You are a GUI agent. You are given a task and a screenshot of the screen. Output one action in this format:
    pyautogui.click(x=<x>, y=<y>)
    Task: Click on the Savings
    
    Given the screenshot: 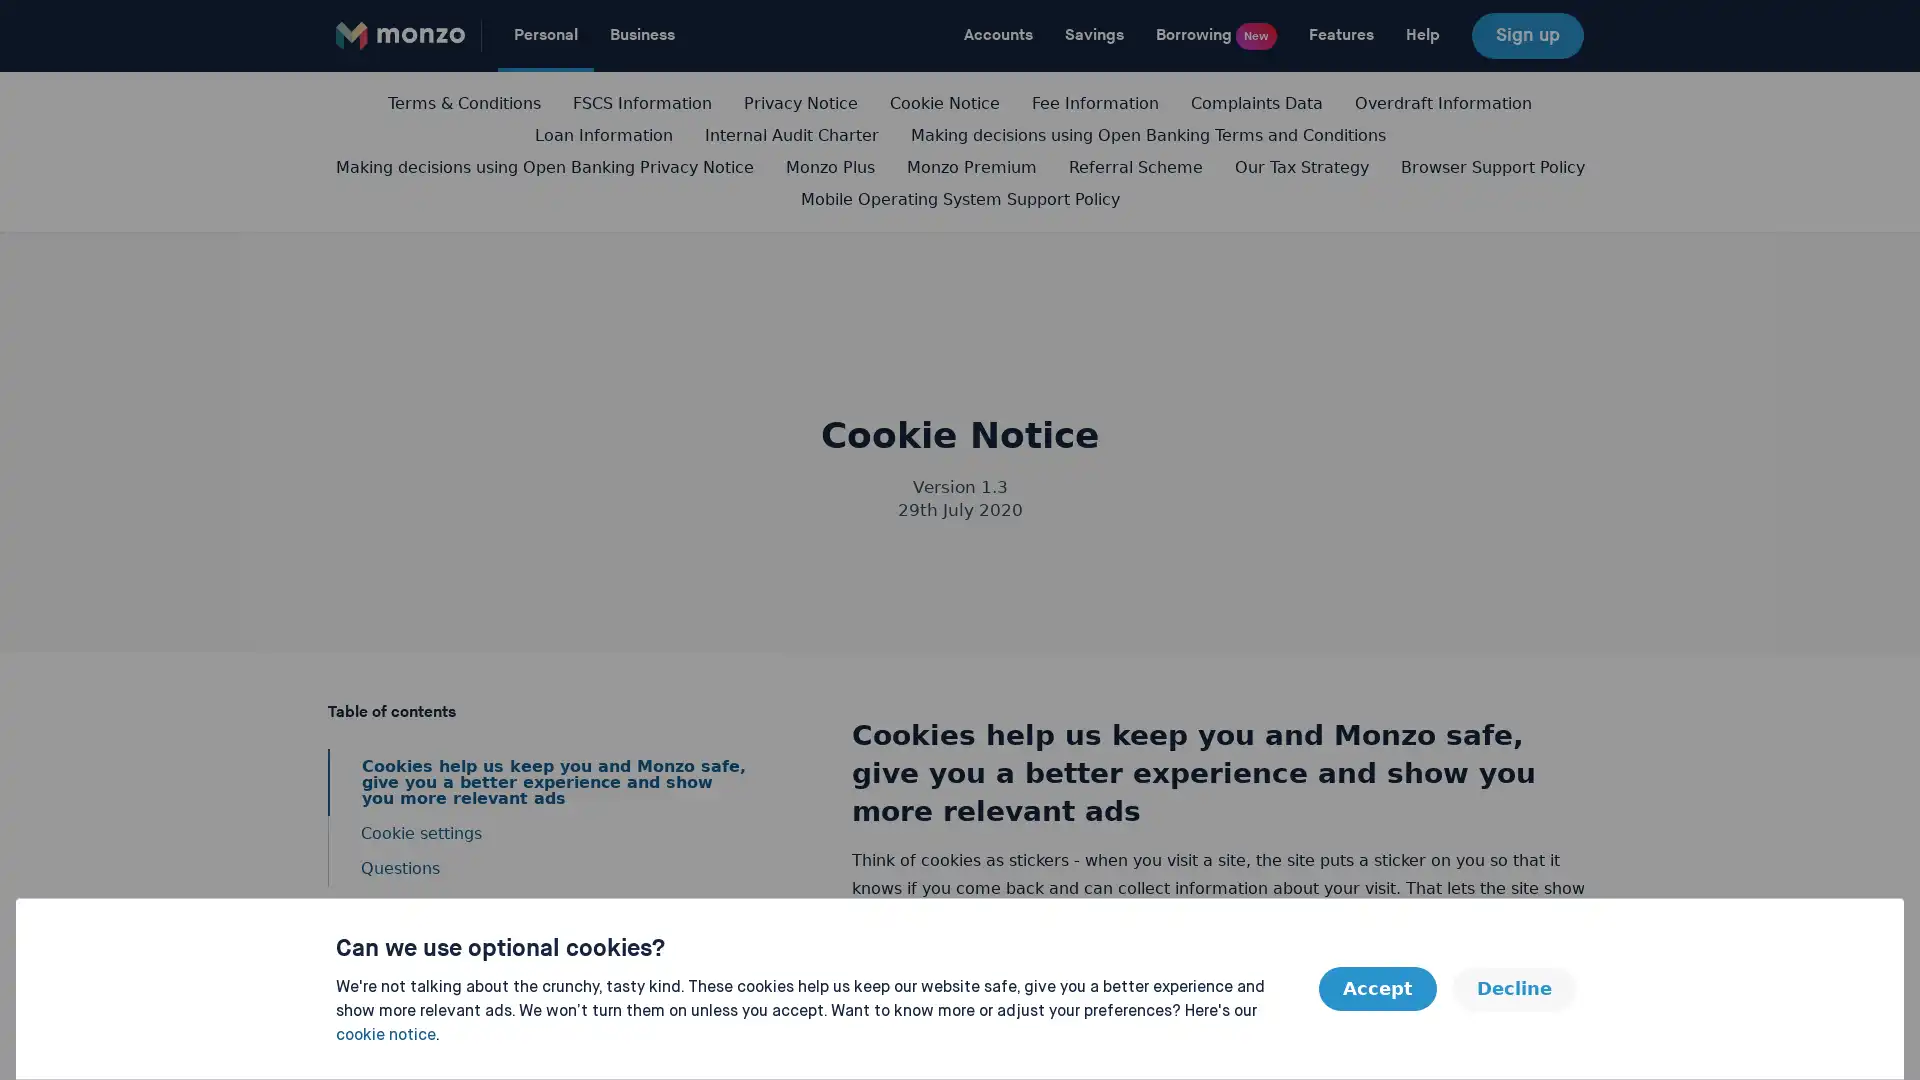 What is the action you would take?
    pyautogui.click(x=1093, y=35)
    